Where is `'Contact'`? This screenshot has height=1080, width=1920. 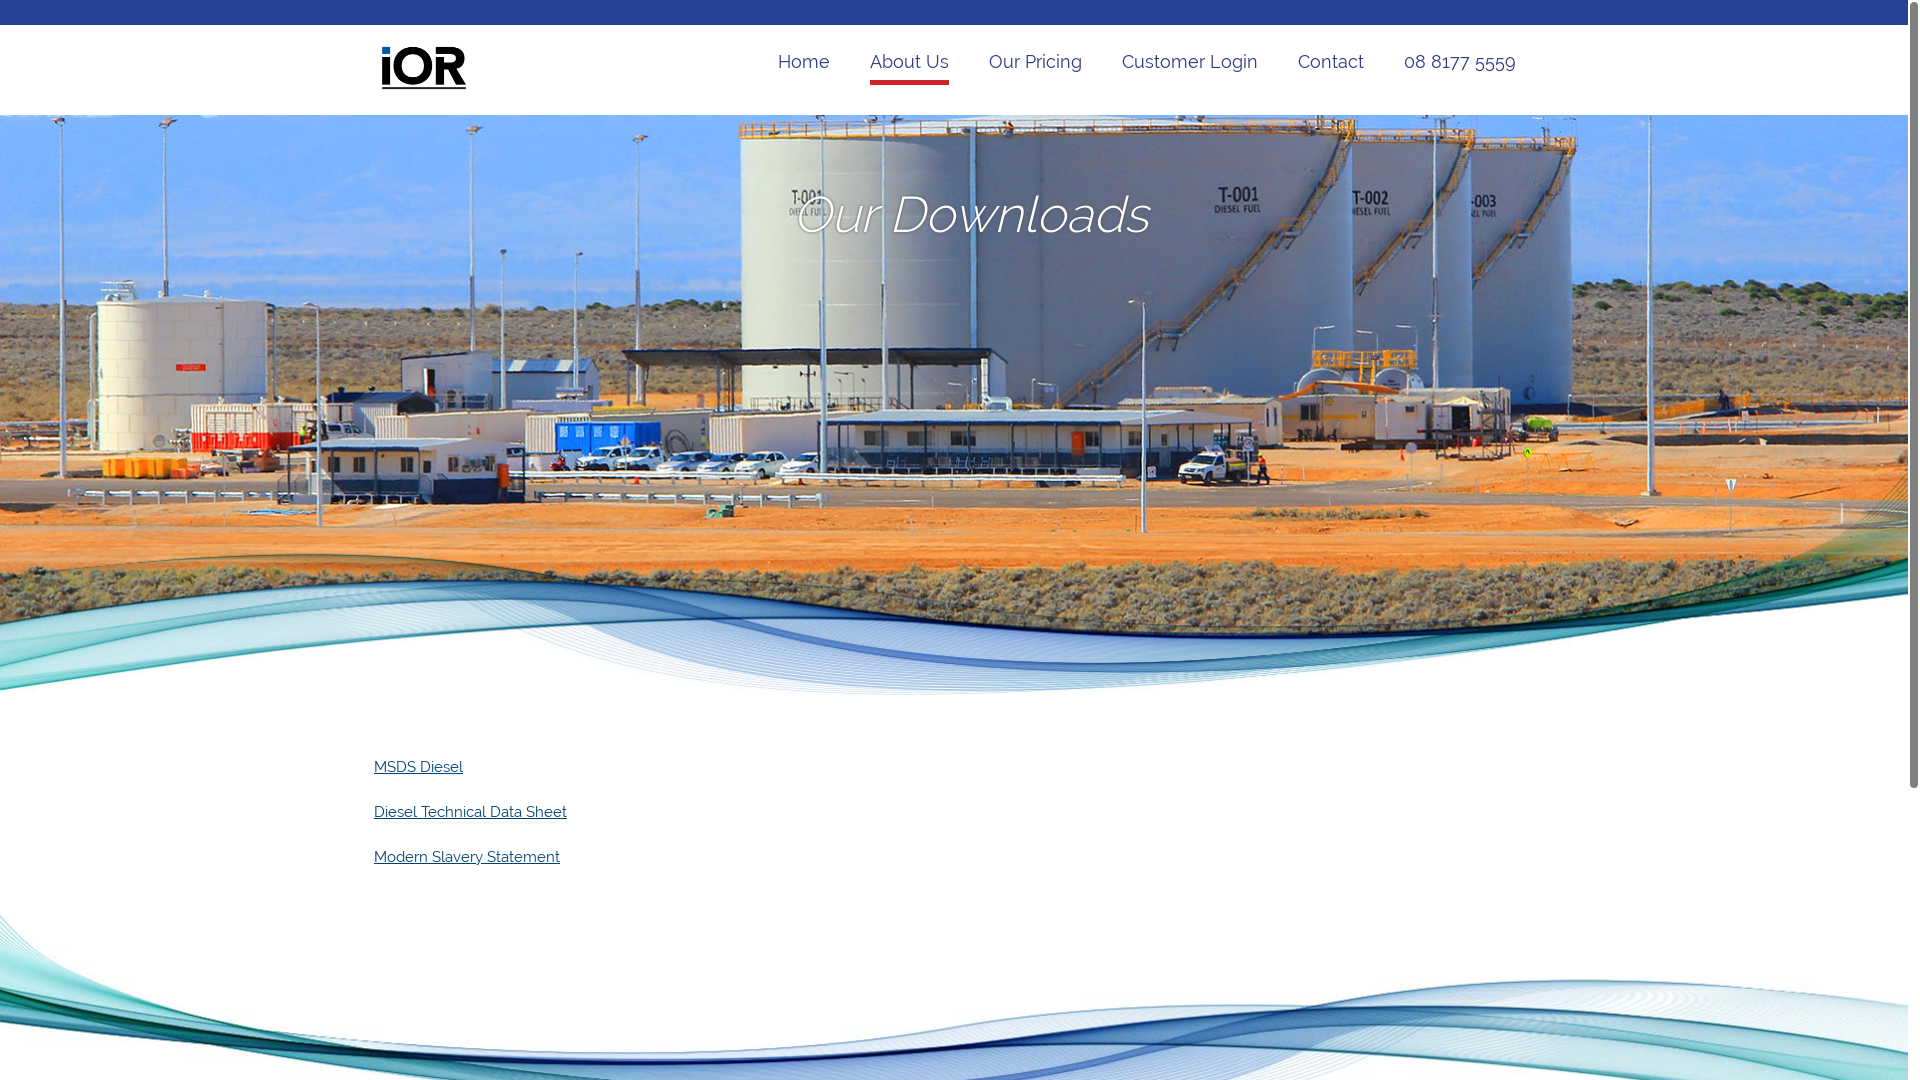
'Contact' is located at coordinates (1297, 63).